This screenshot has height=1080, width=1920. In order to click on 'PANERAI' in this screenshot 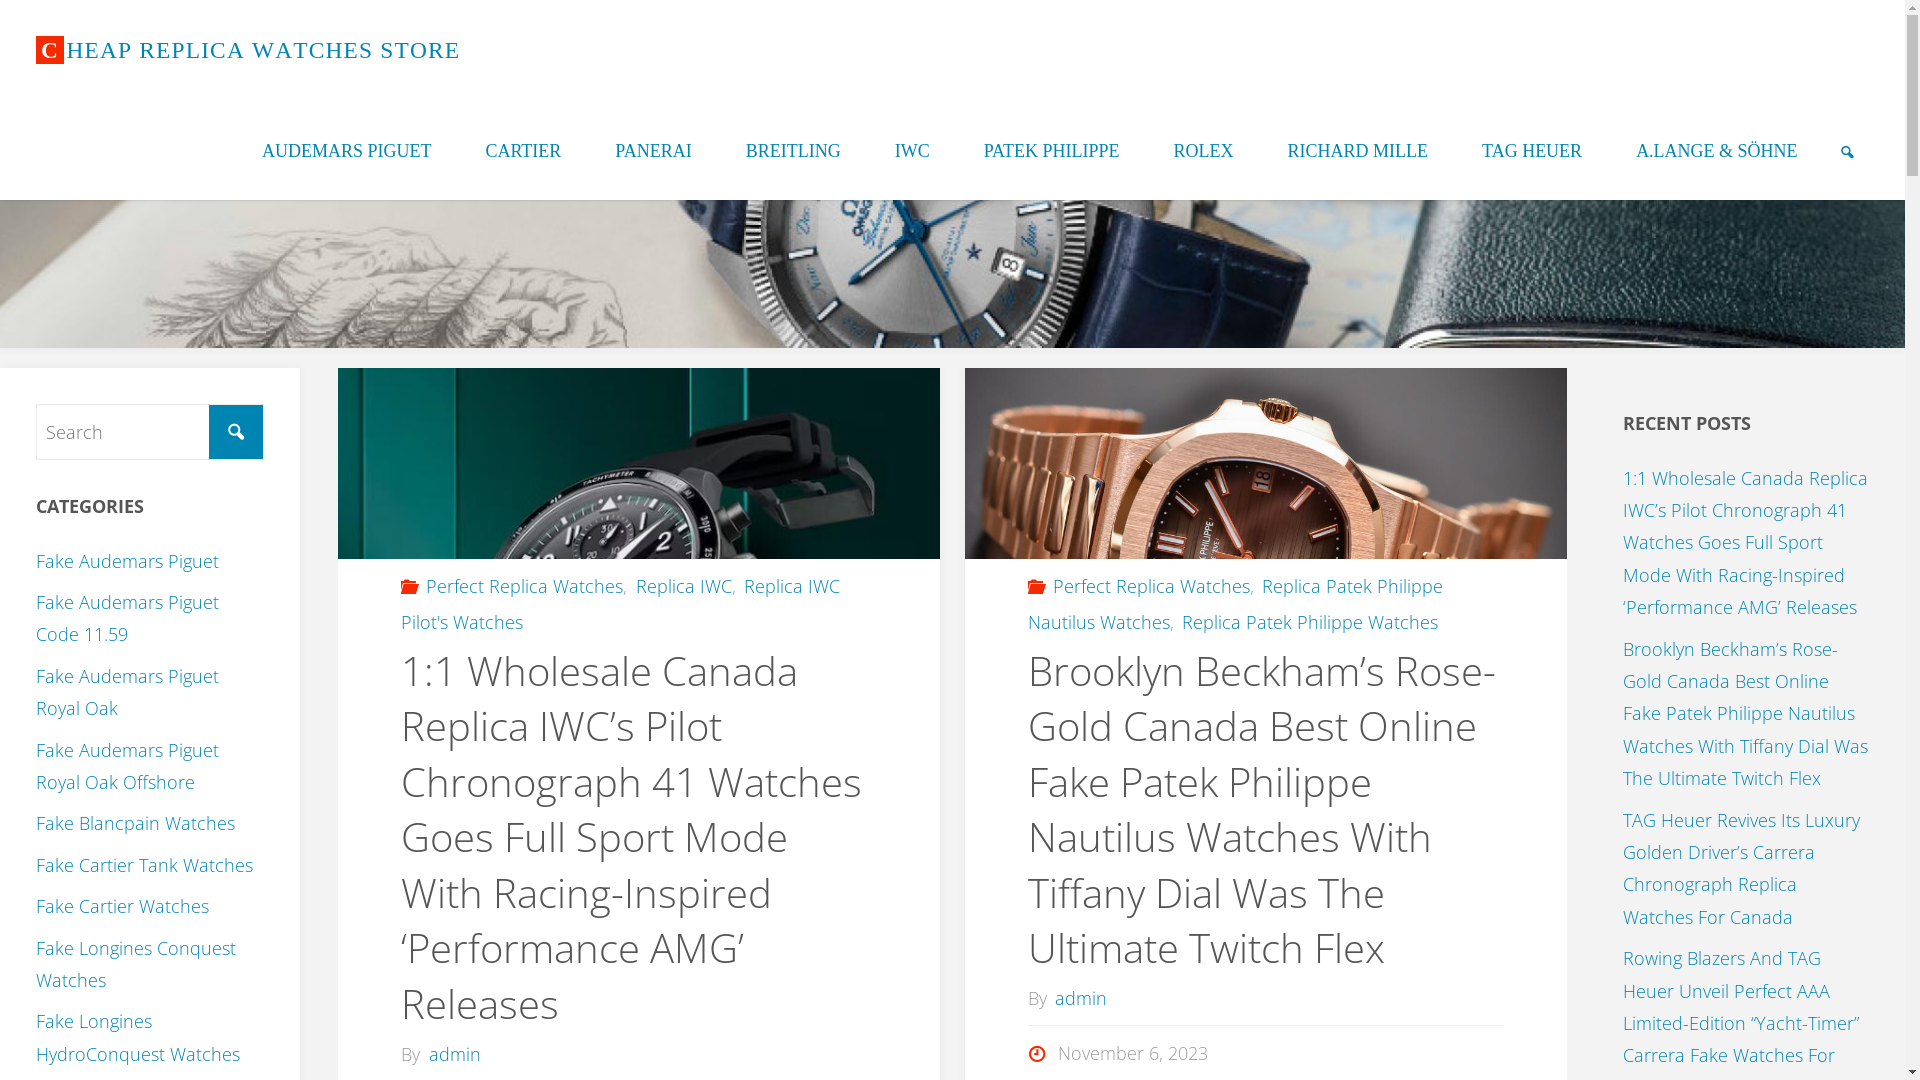, I will do `click(652, 149)`.